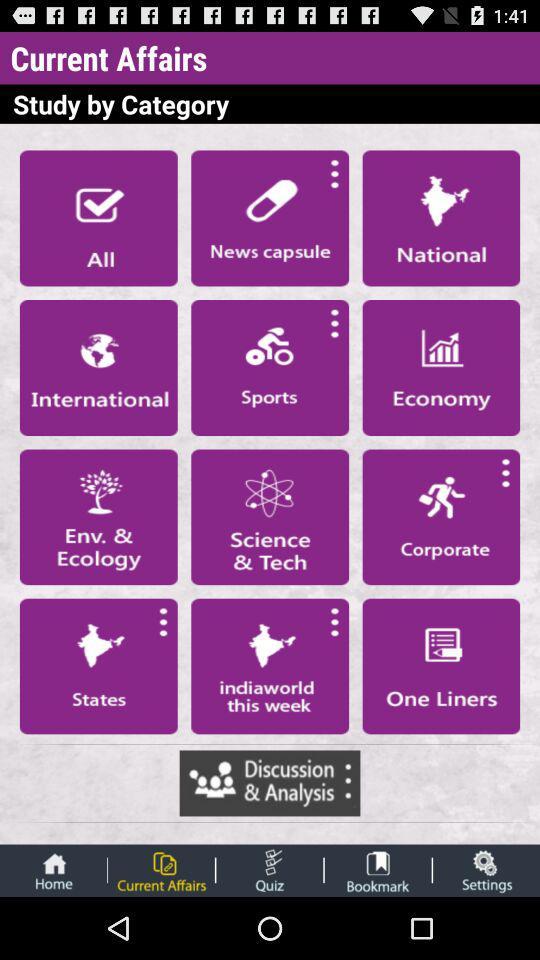 Image resolution: width=540 pixels, height=960 pixels. Describe the element at coordinates (270, 666) in the screenshot. I see `indiaworld this week category` at that location.